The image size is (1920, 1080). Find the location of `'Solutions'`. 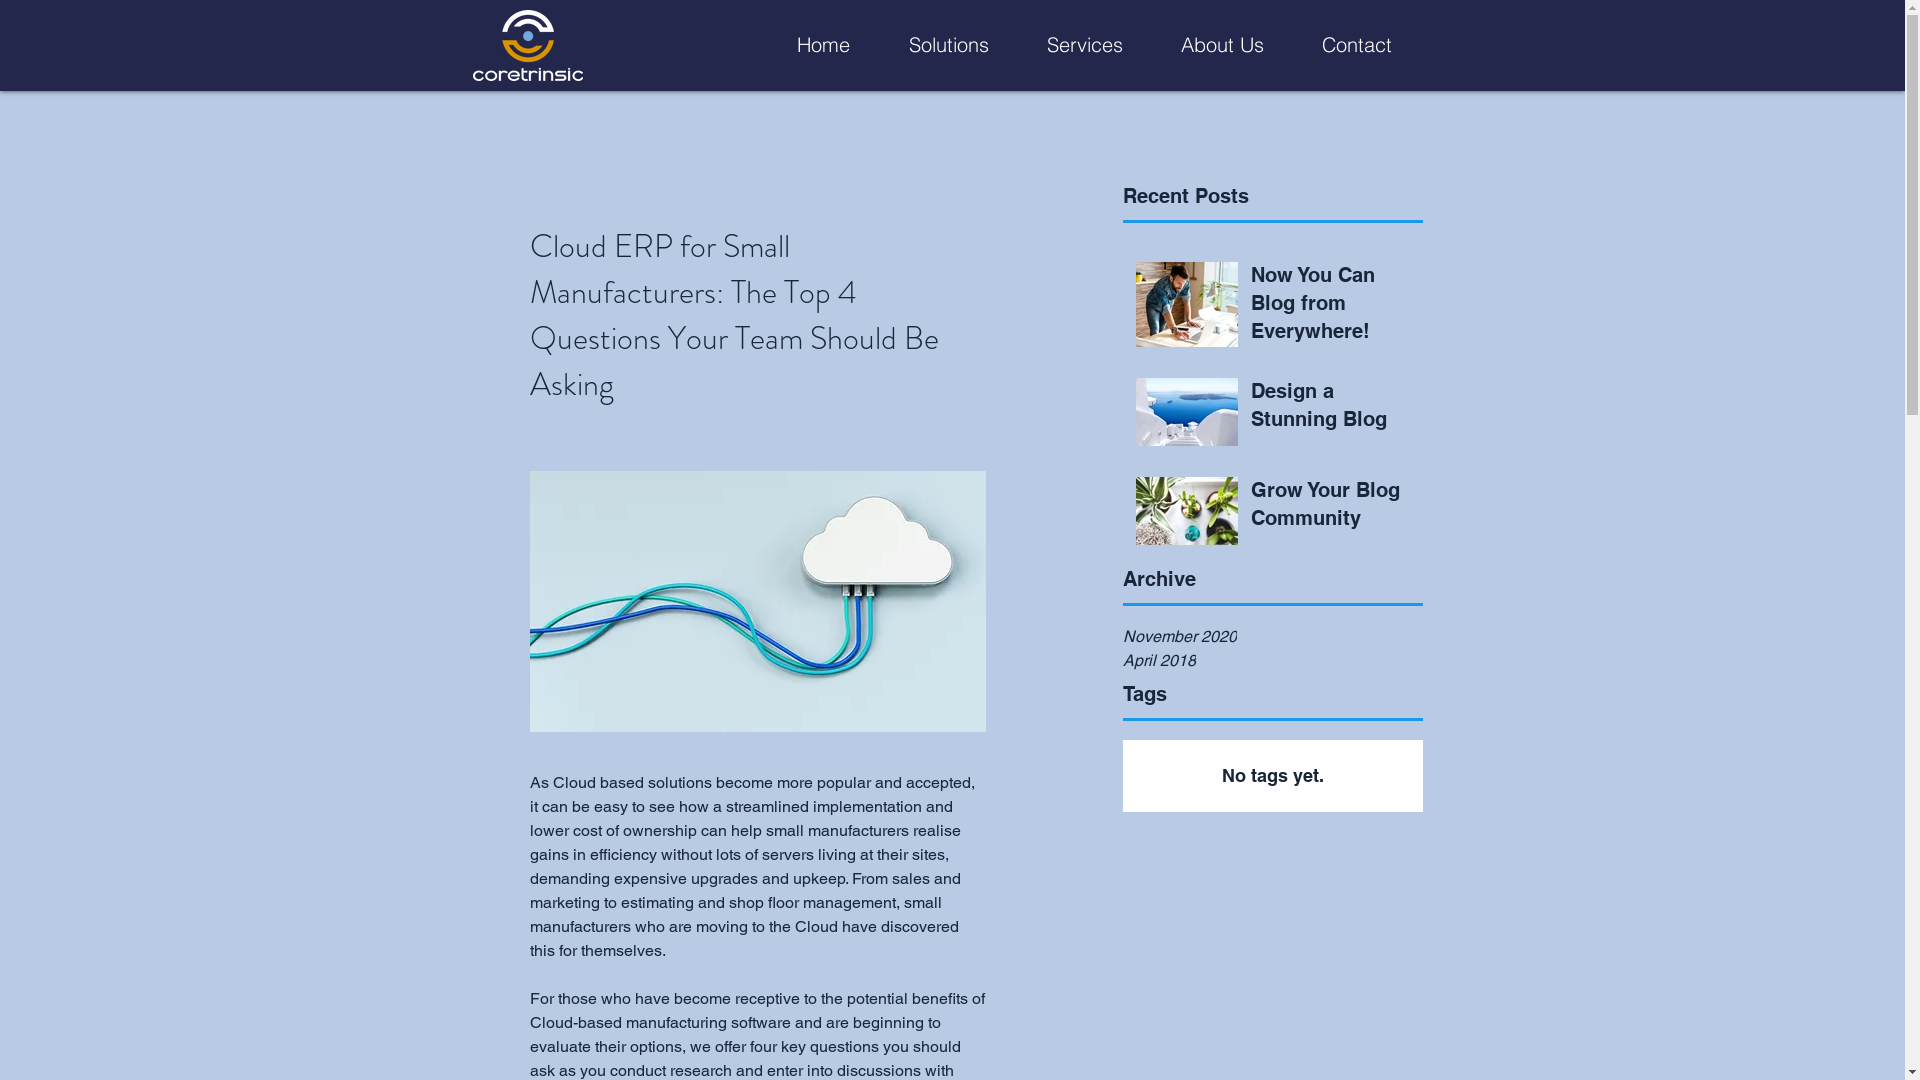

'Solutions' is located at coordinates (932, 45).